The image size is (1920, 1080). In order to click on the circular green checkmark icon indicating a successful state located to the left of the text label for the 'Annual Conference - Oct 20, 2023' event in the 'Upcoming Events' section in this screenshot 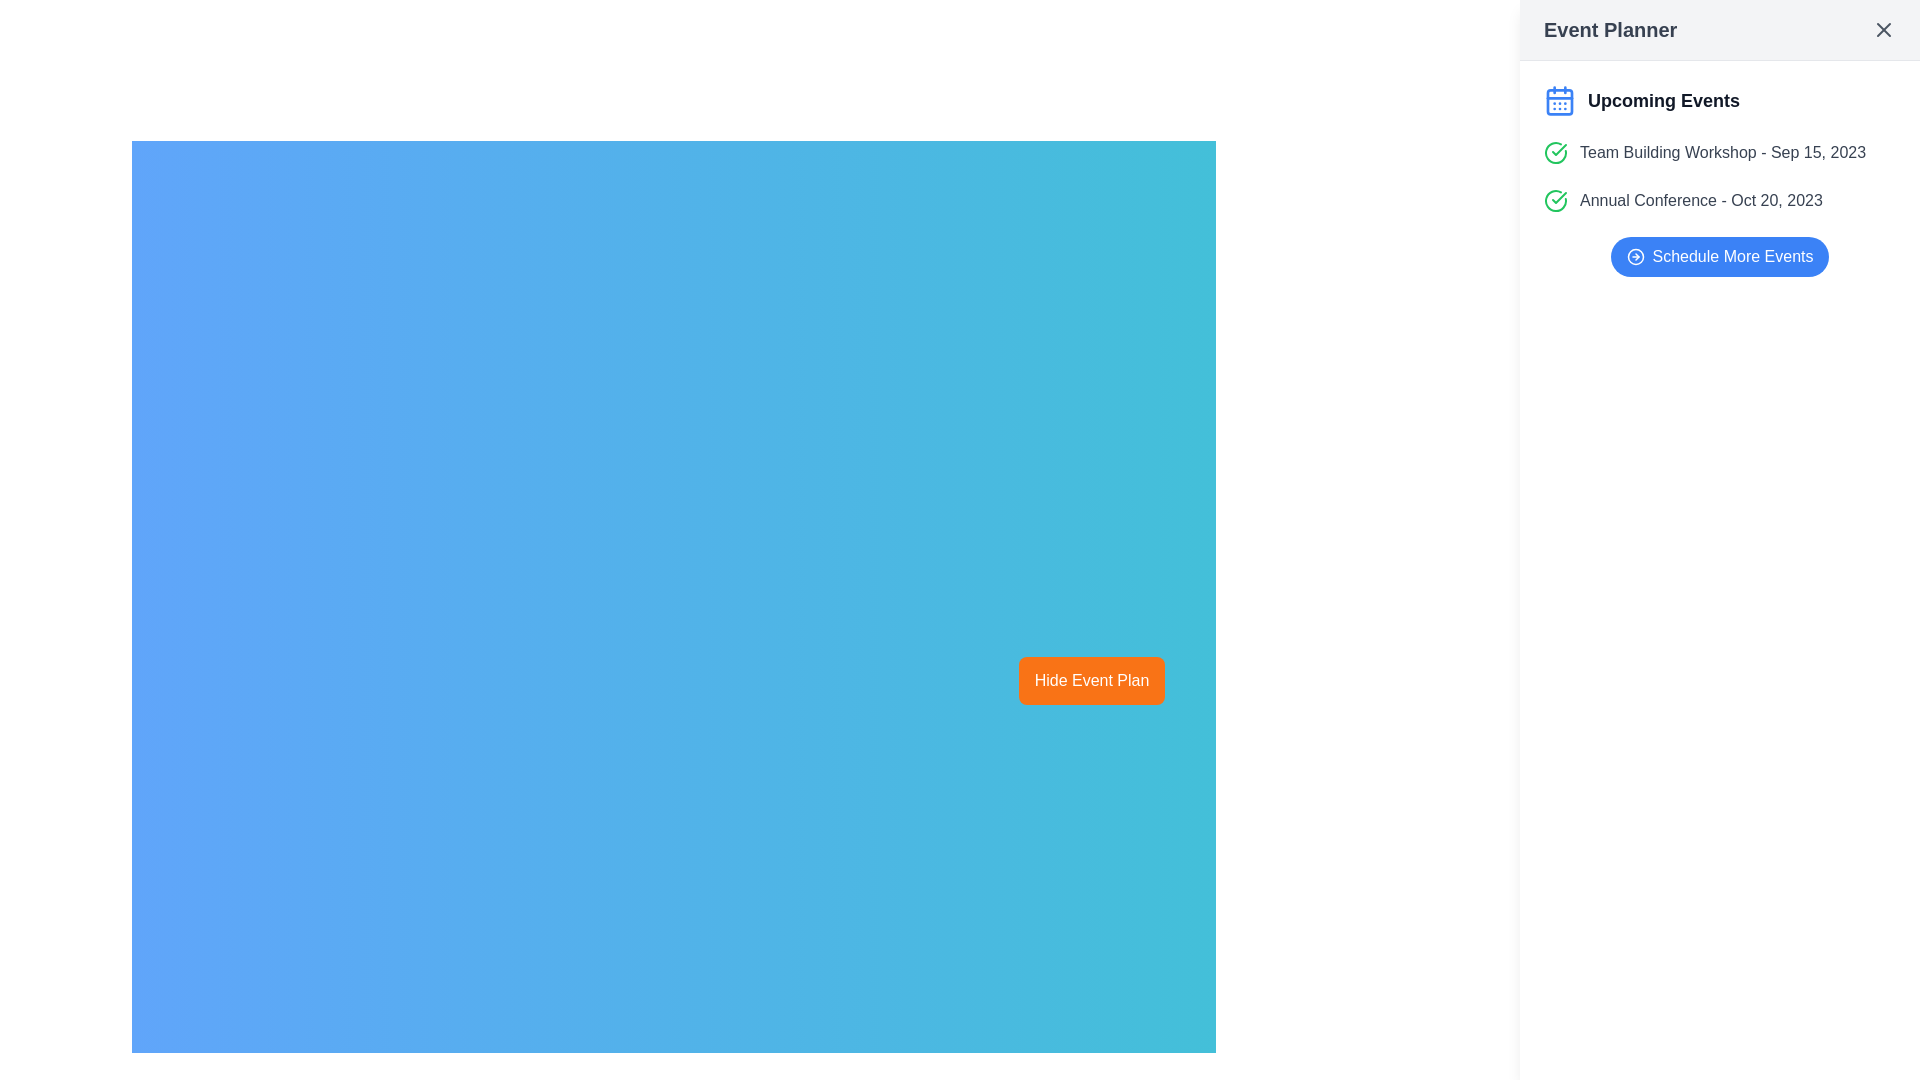, I will do `click(1554, 200)`.